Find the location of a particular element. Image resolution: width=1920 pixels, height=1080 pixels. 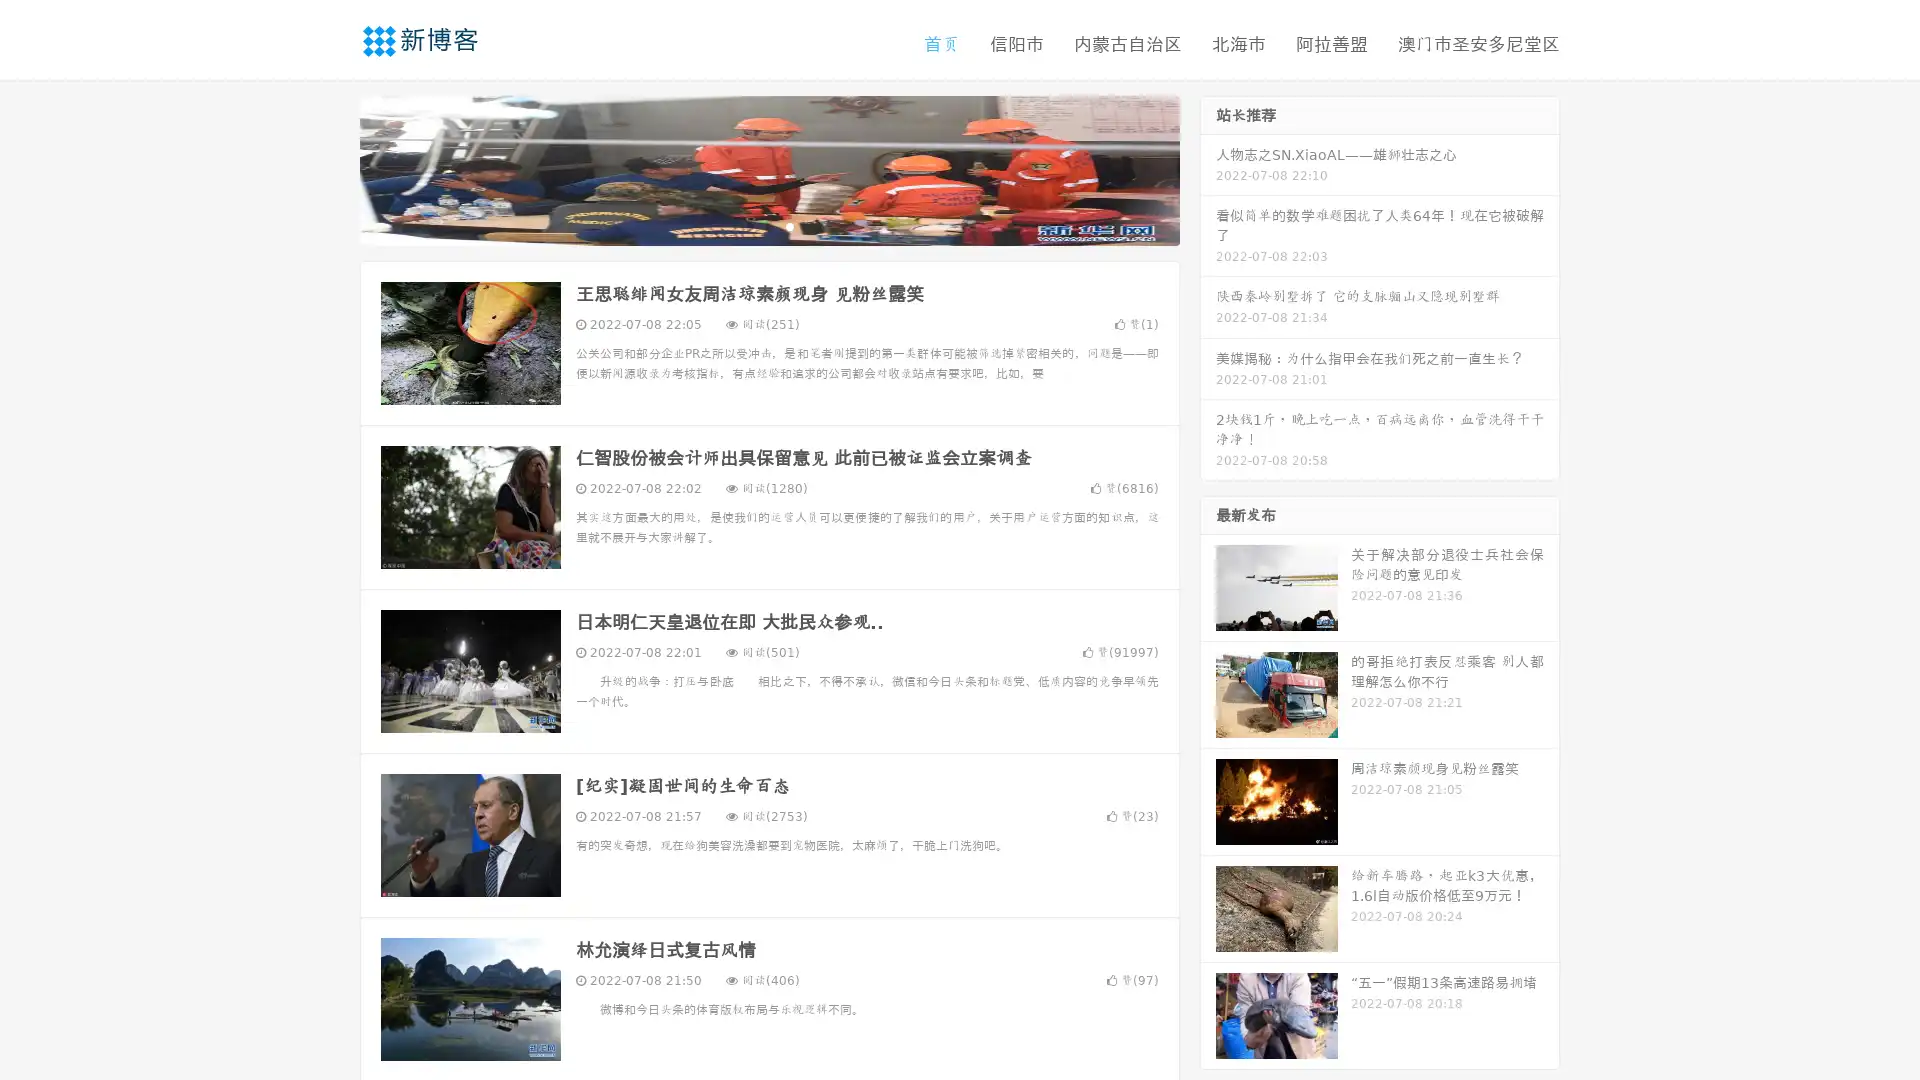

Next slide is located at coordinates (1208, 168).